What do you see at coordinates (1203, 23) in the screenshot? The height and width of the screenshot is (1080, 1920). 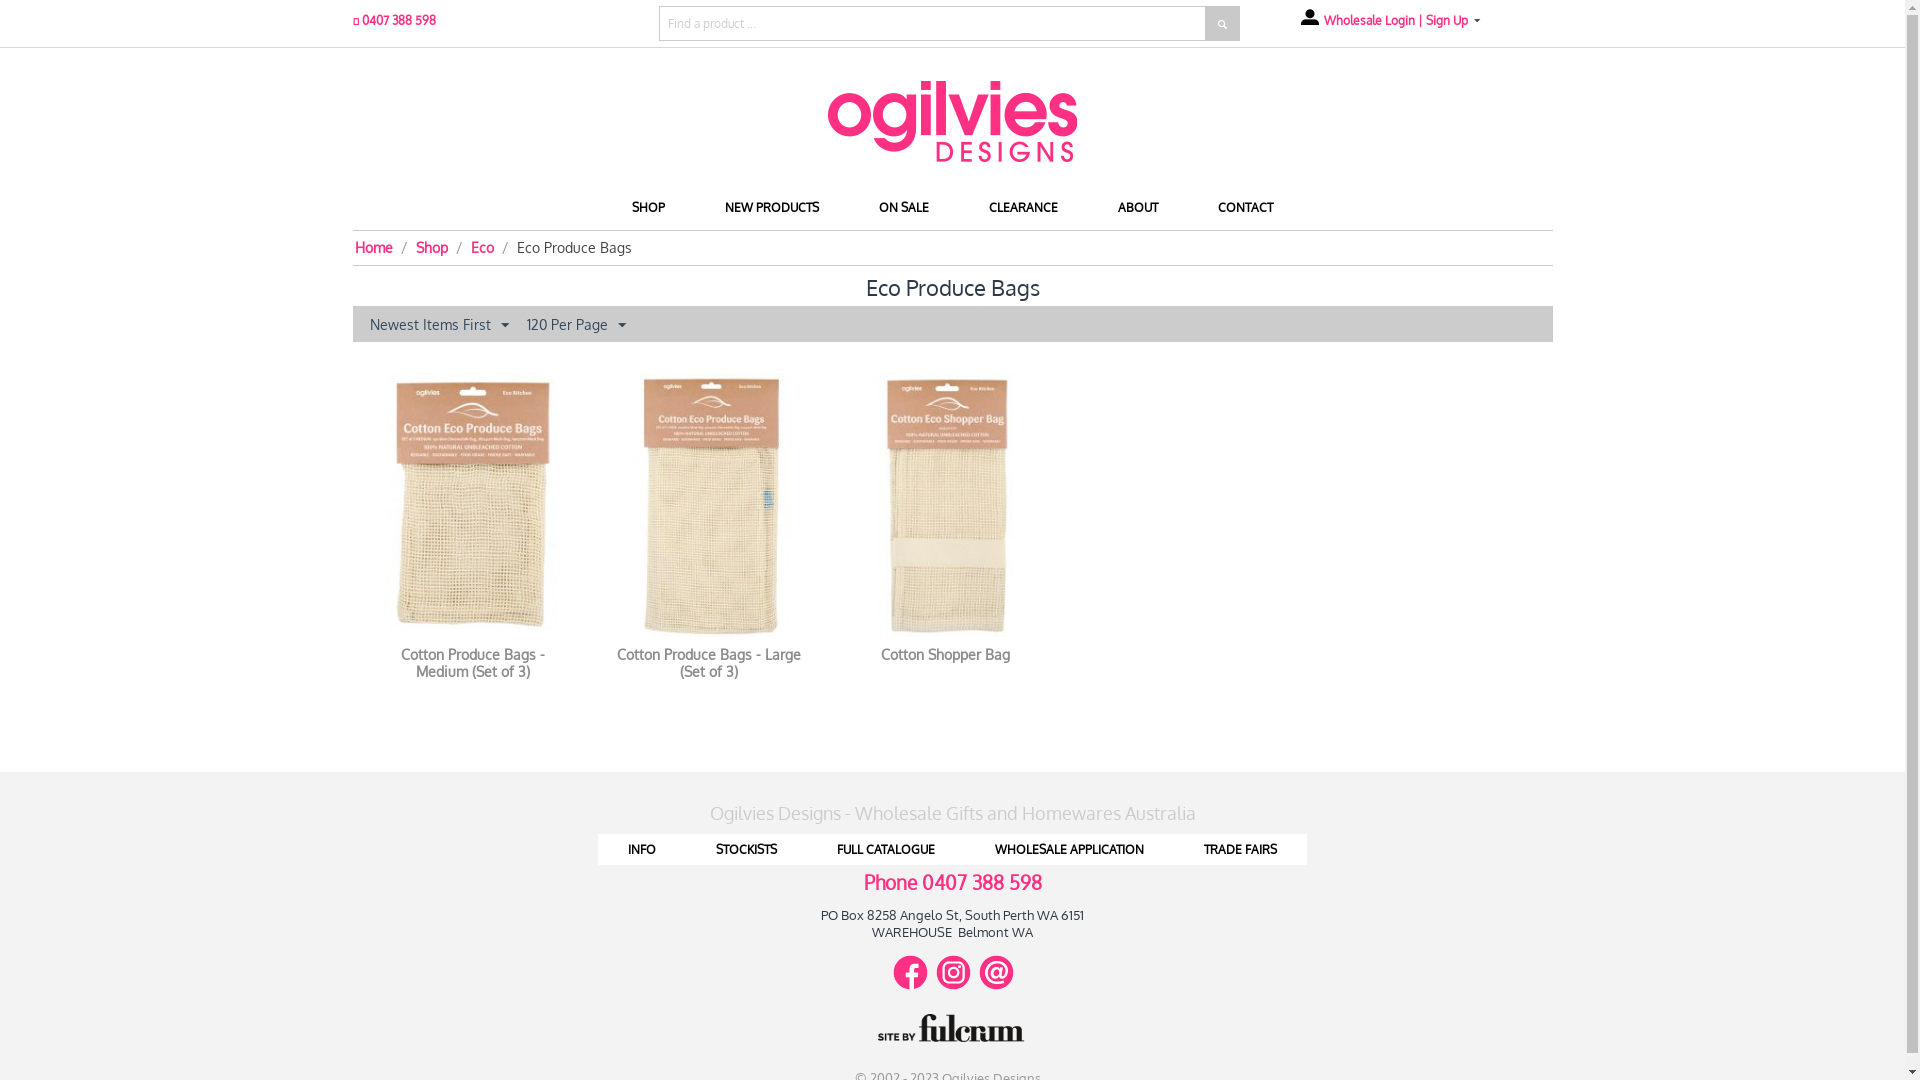 I see `'Search'` at bounding box center [1203, 23].